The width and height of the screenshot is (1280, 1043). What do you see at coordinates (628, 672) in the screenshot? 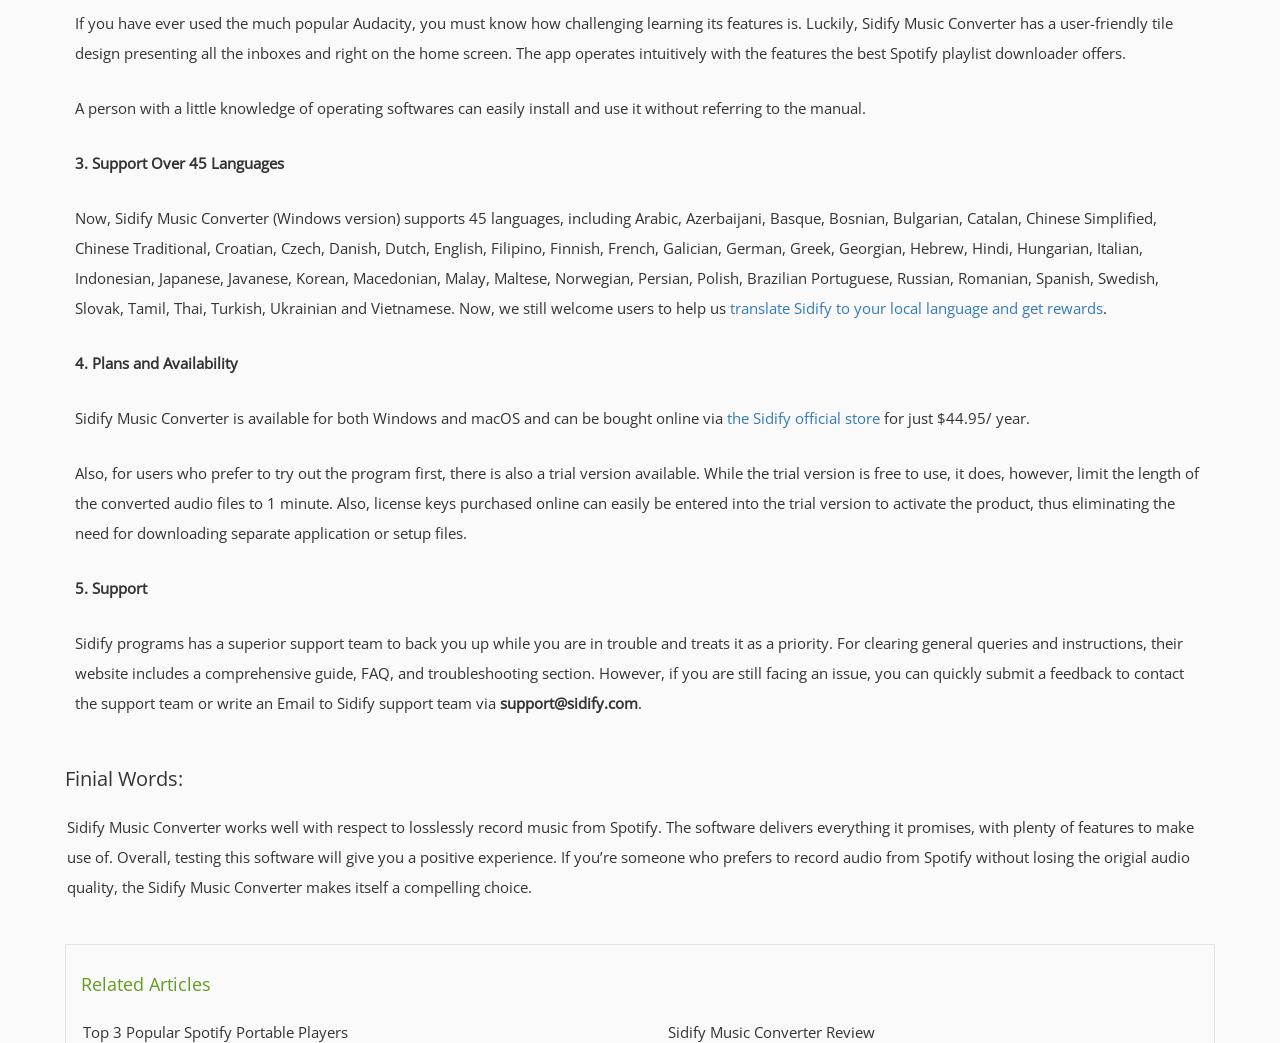
I see `'Sidify programs has a superior support team to back you up while you are in trouble and treats it as a priority. For clearing general queries and instructions, their website includes a comprehensive guide, FAQ, and troubleshooting section. However, if you are still facing an issue, you can quickly submit a feedback to contact the support team or write an Email to Sidify support team via'` at bounding box center [628, 672].